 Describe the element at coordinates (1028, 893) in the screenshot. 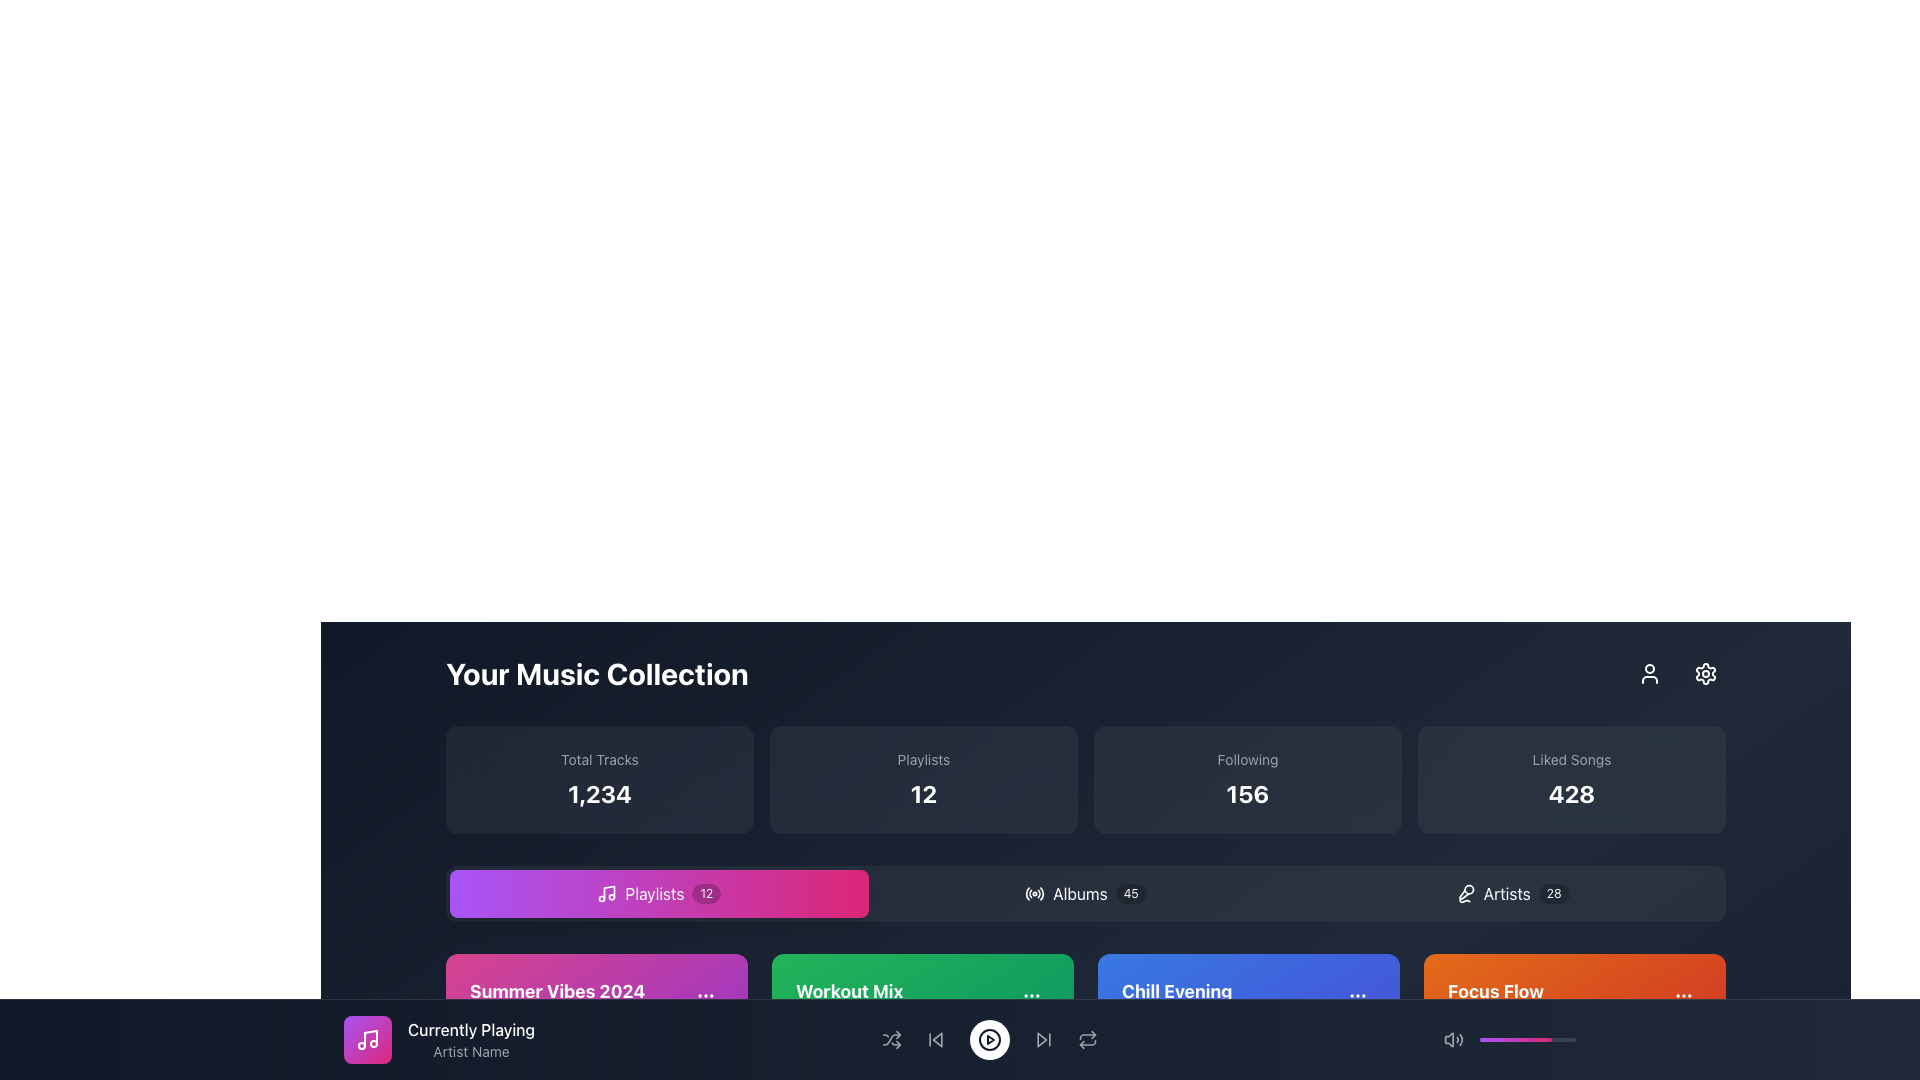

I see `the small semi-circular arc in the bottom-right corner of the circular icon, which is styled with a thin stroke and lacks fill coloration` at that location.